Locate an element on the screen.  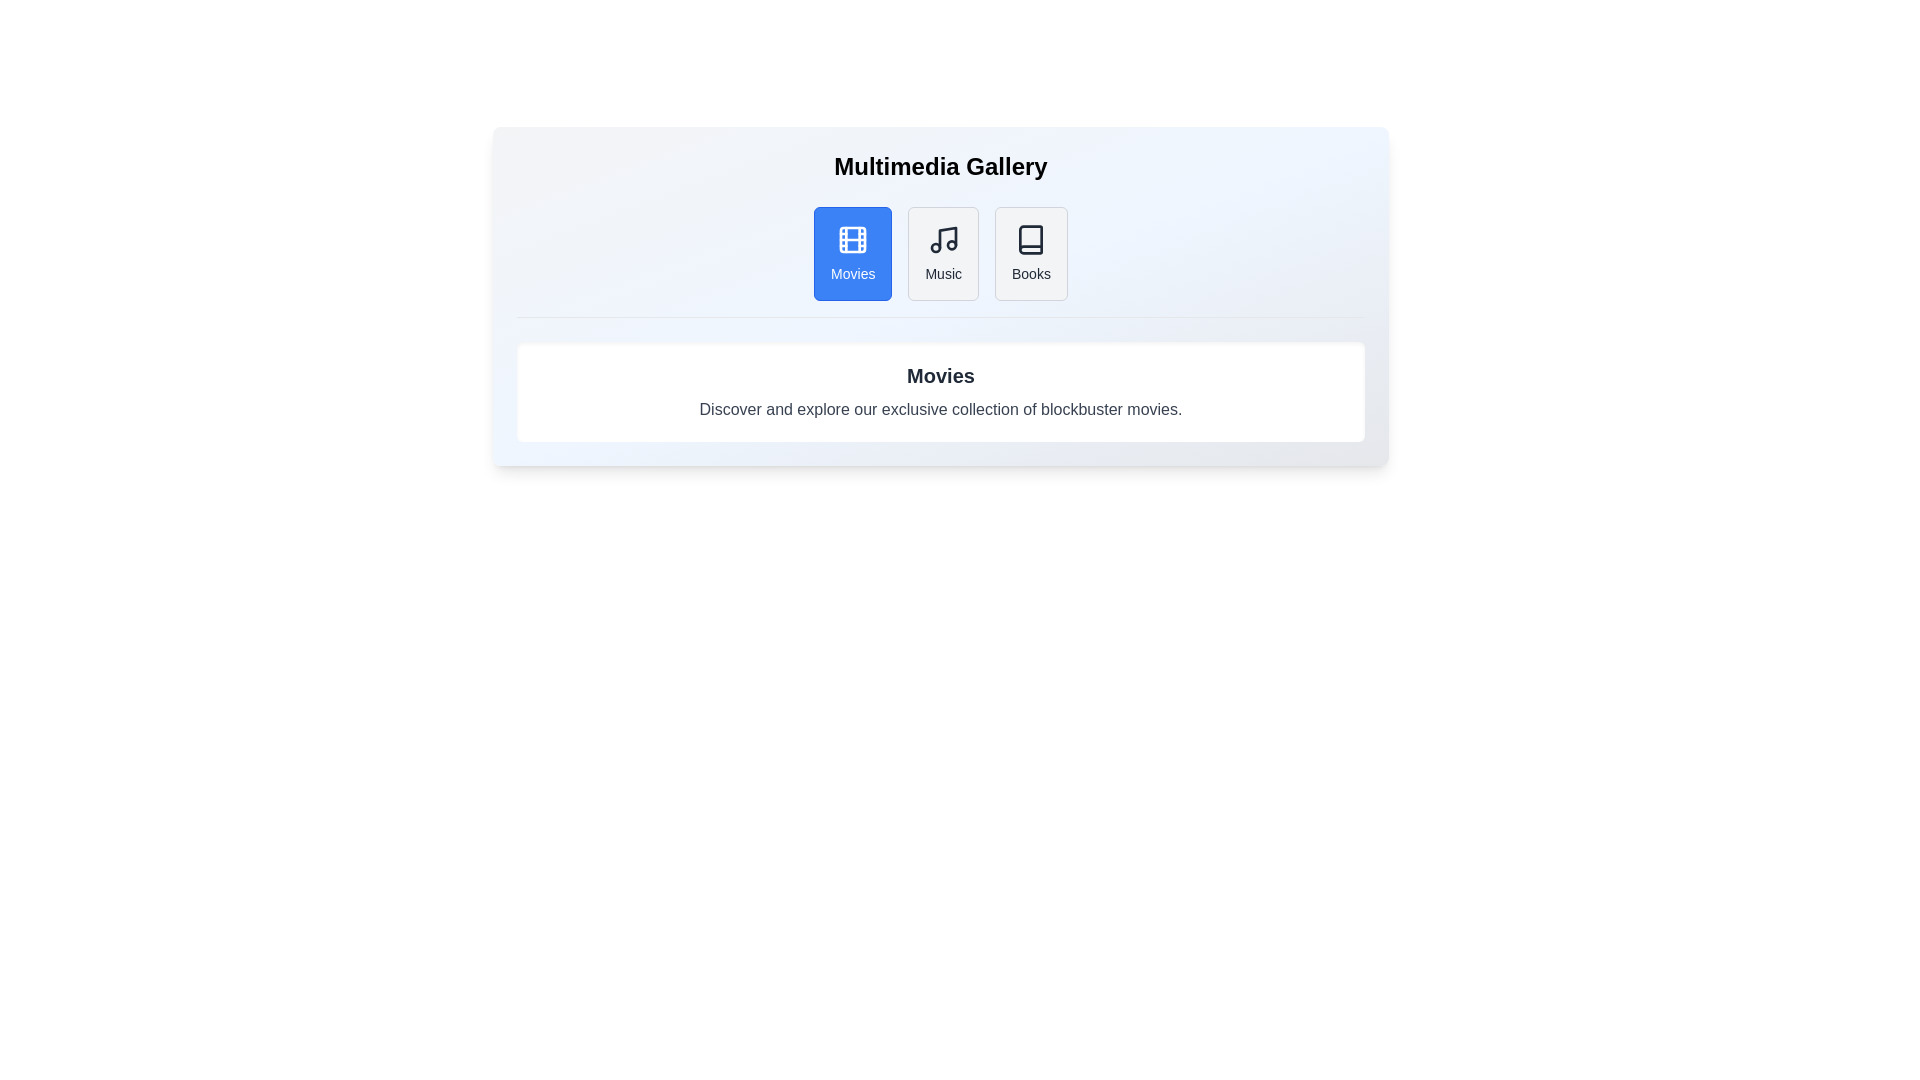
the Music tab to view its content is located at coordinates (941, 253).